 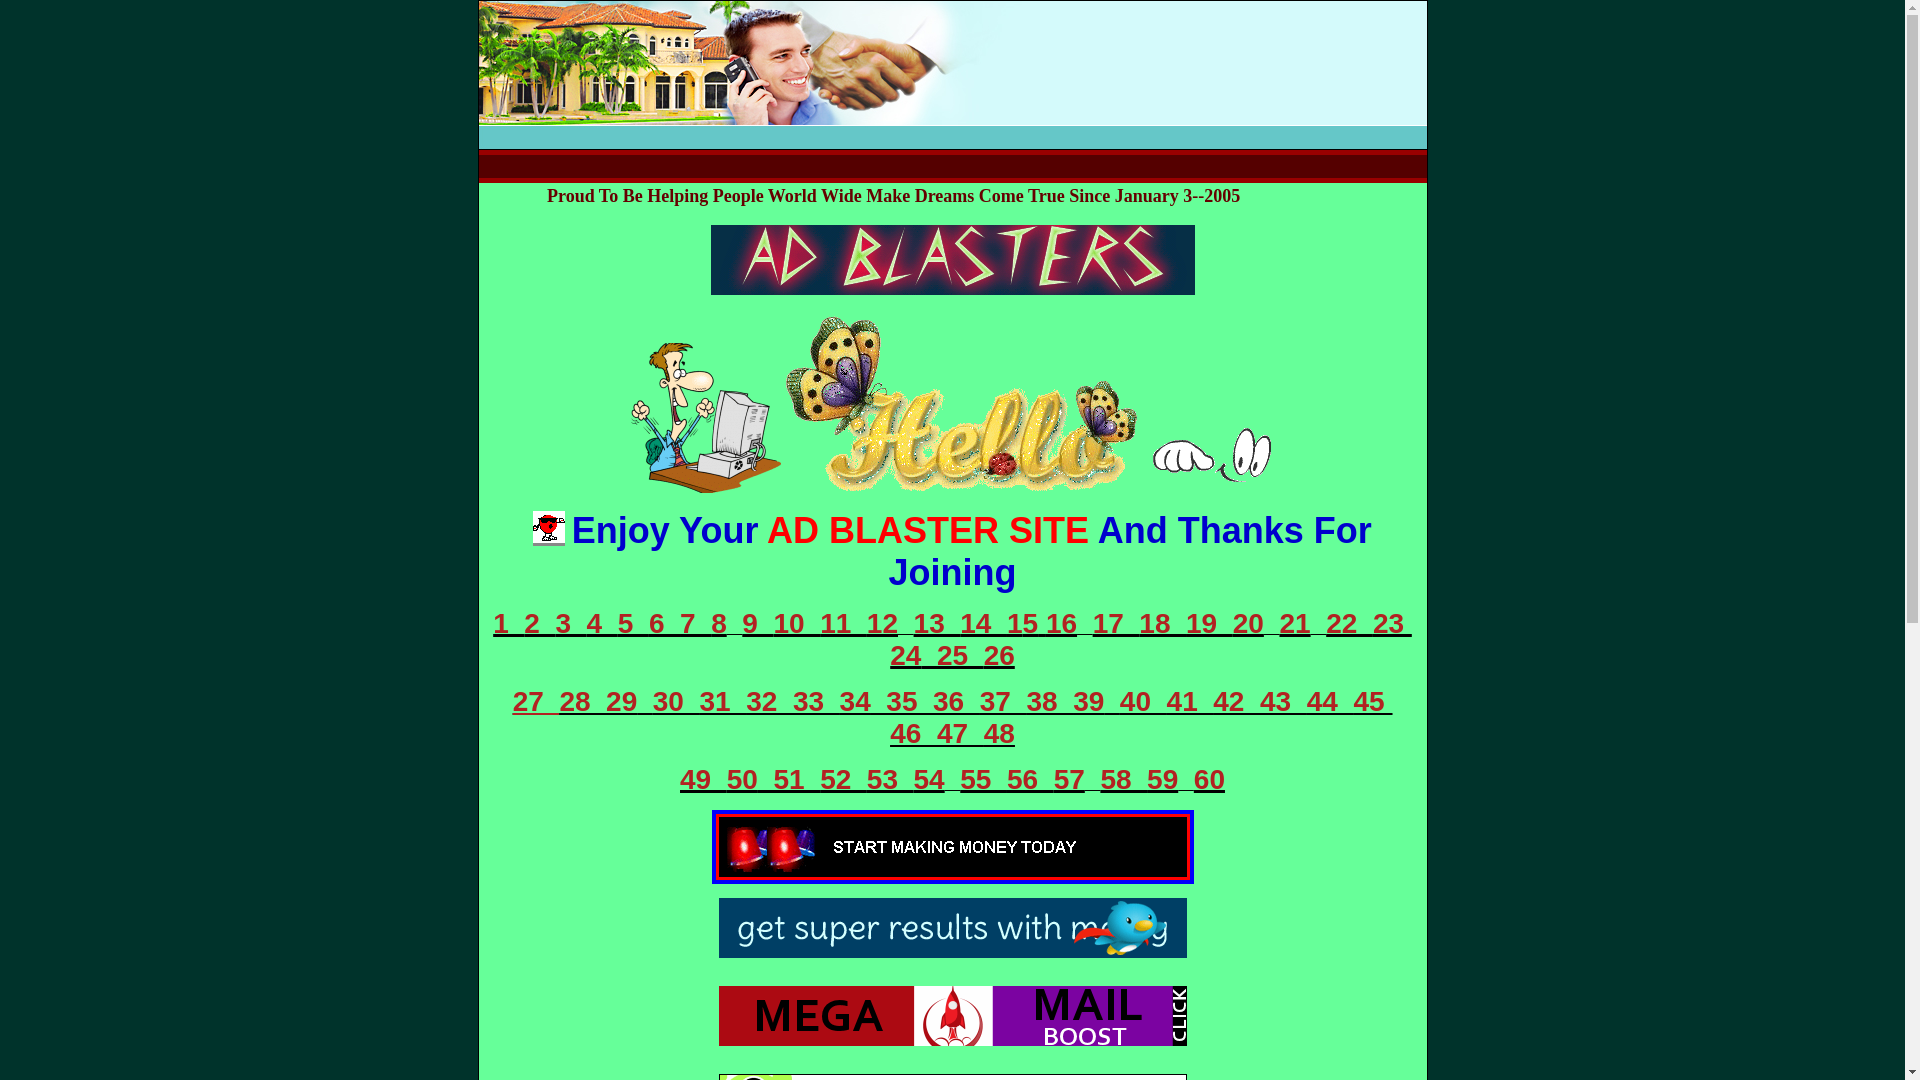 What do you see at coordinates (901, 700) in the screenshot?
I see `'  35 '` at bounding box center [901, 700].